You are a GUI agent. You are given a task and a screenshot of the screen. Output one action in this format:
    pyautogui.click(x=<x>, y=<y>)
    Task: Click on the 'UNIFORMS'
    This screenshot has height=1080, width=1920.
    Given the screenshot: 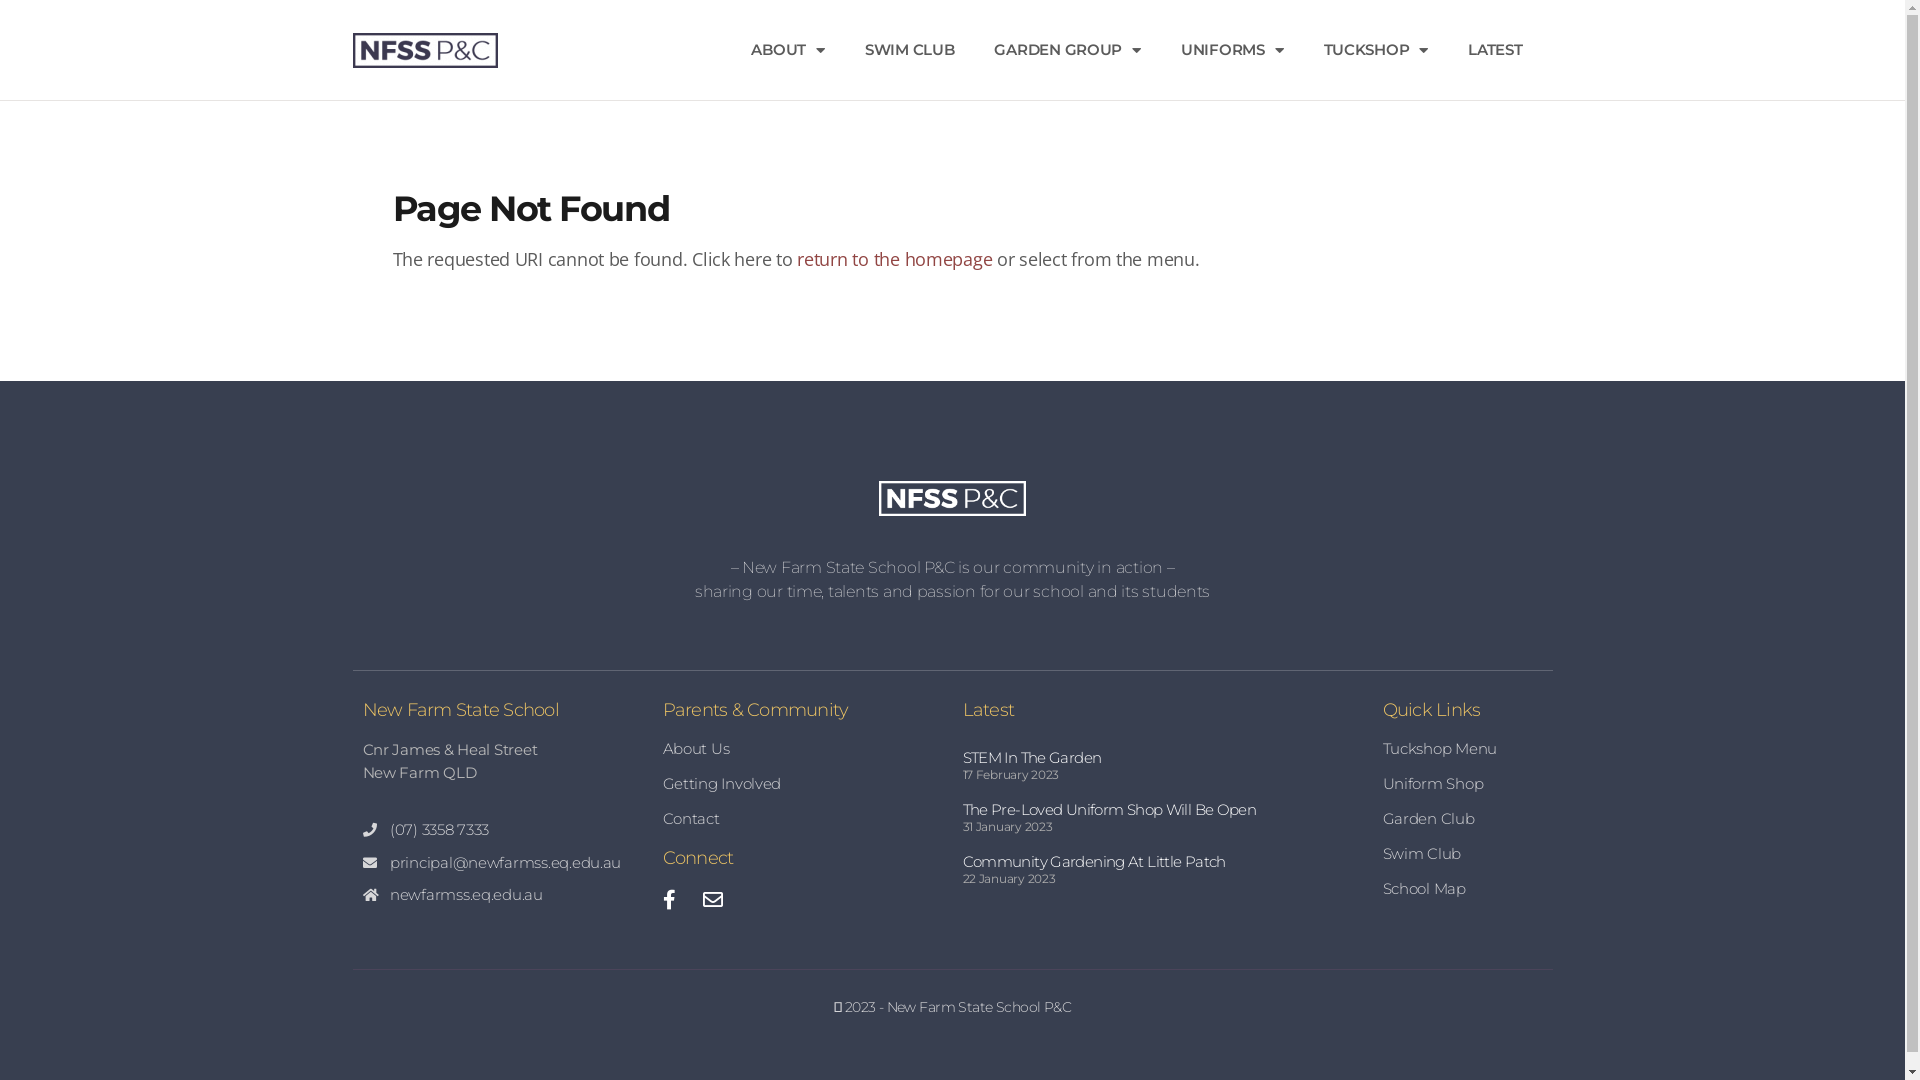 What is the action you would take?
    pyautogui.click(x=1231, y=49)
    